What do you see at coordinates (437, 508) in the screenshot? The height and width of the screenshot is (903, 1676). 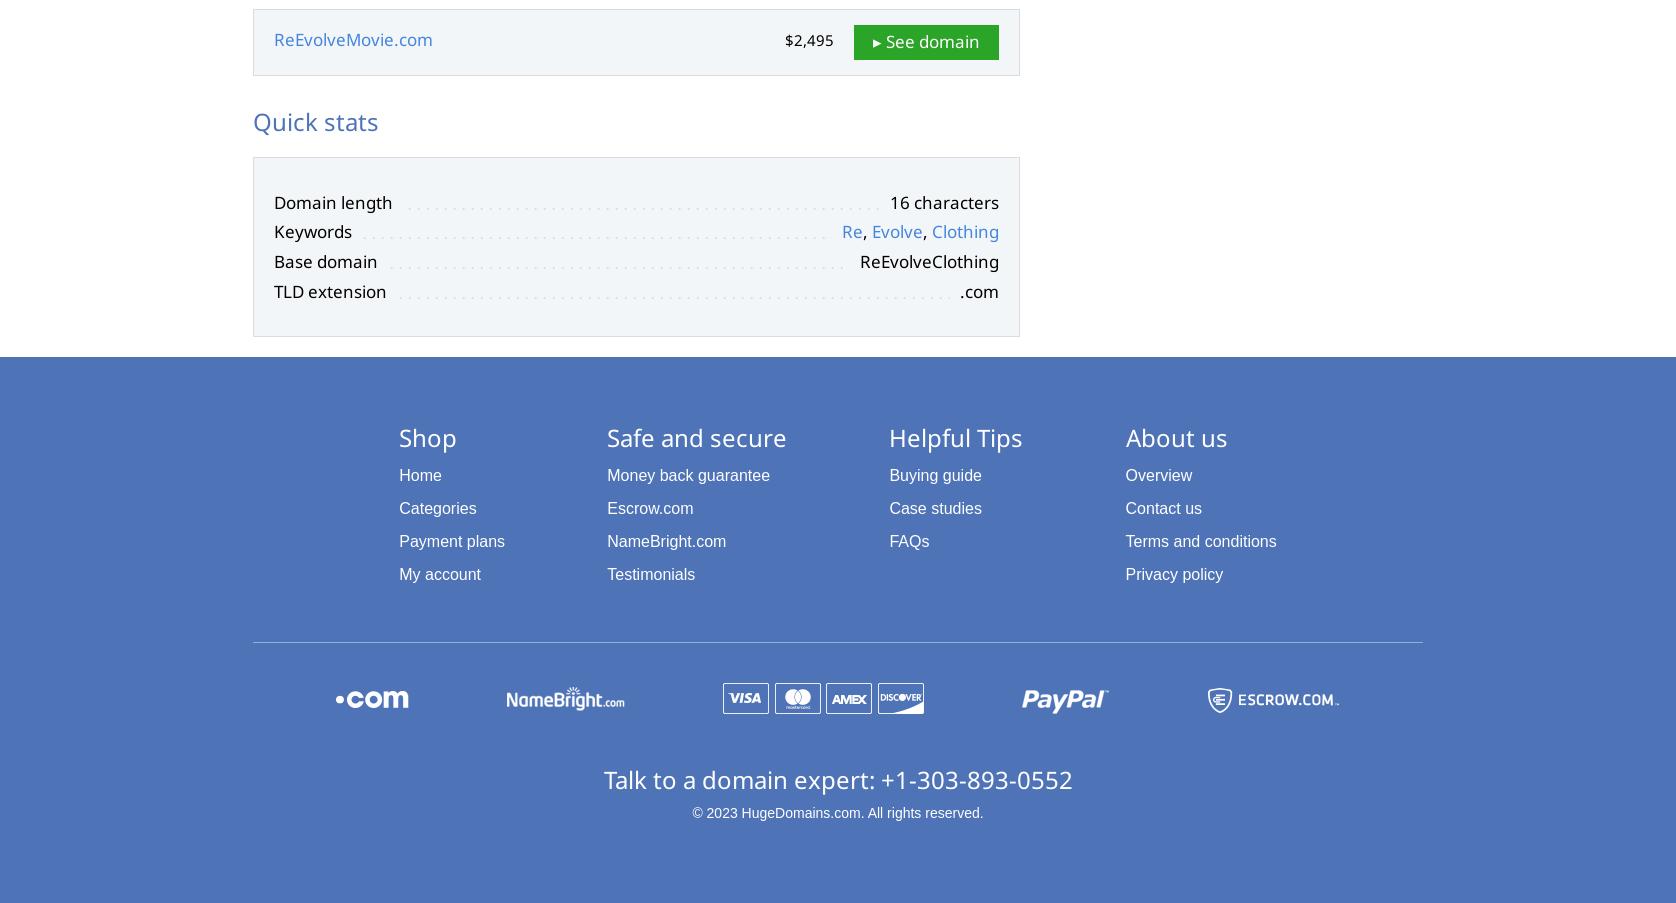 I see `'Categories'` at bounding box center [437, 508].